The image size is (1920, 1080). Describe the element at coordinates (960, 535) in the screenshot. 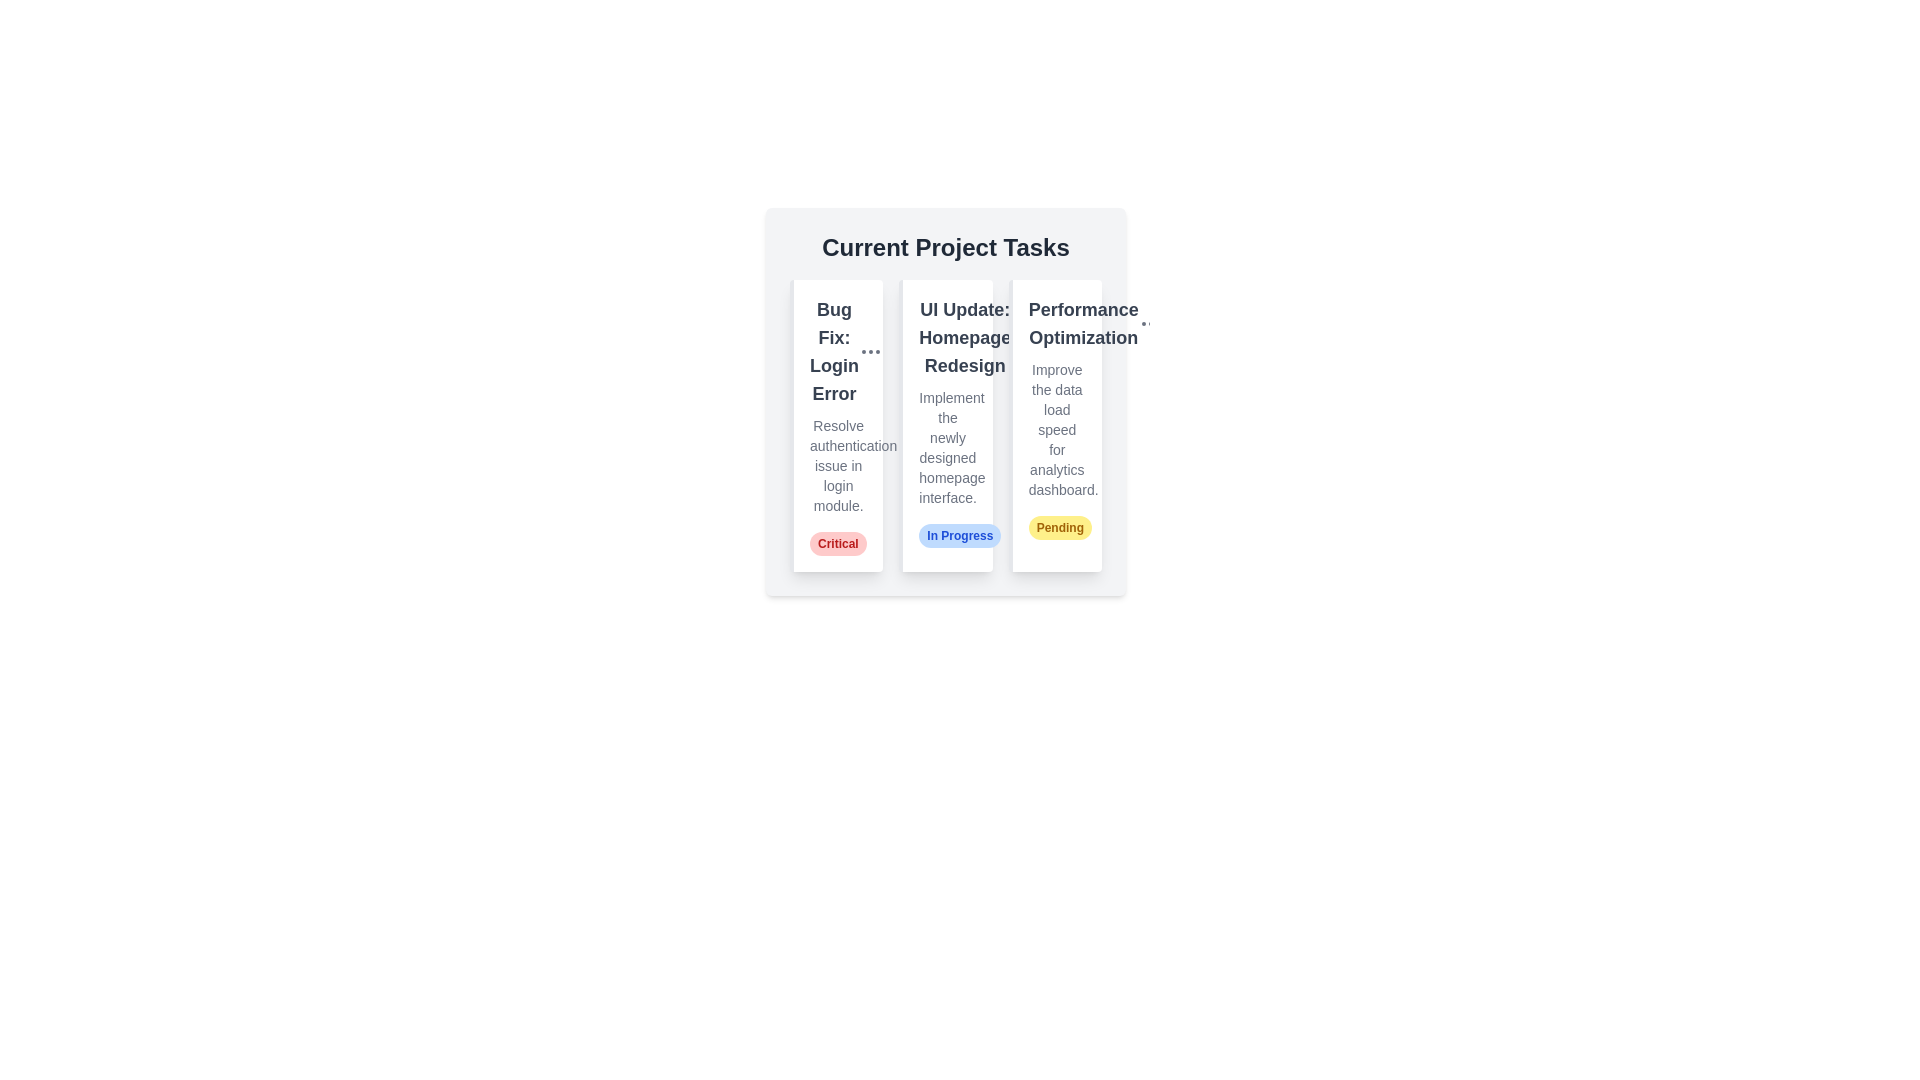

I see `the status badge of a task with status In Progress` at that location.